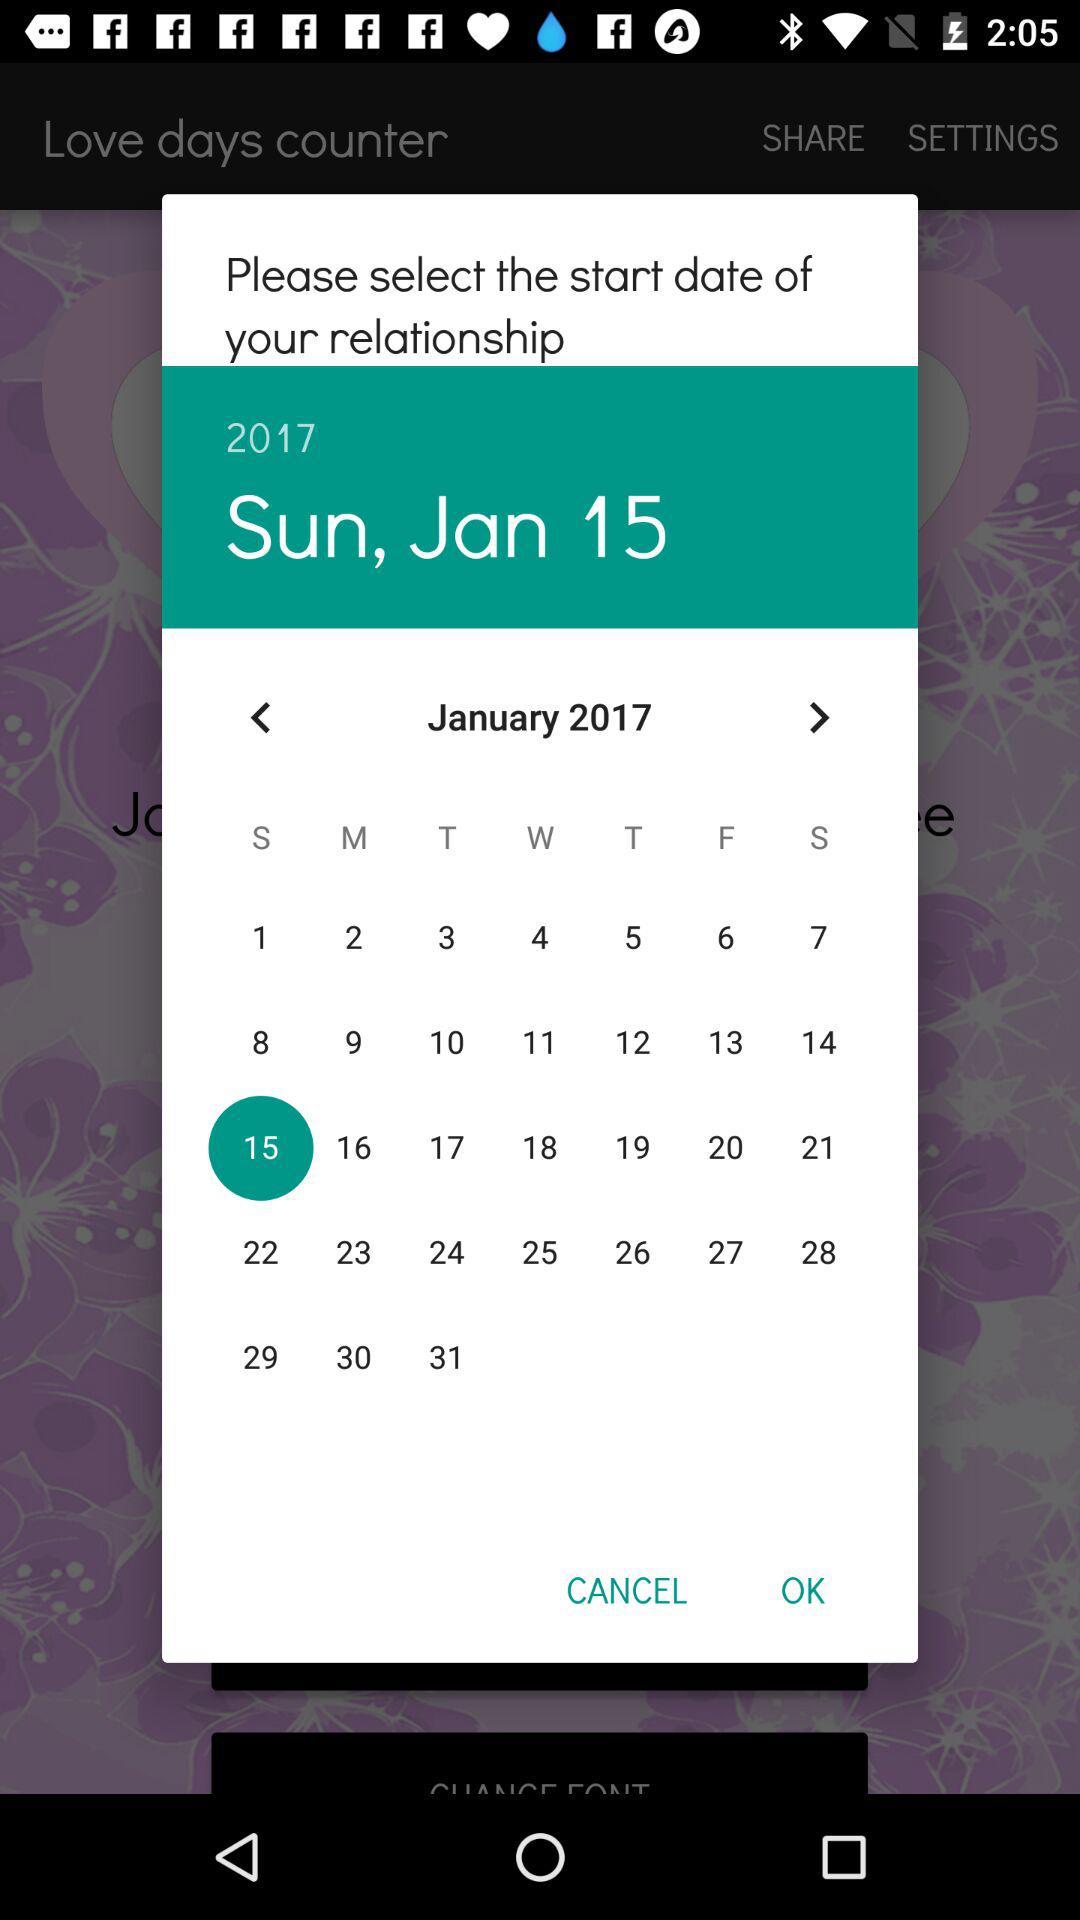 The width and height of the screenshot is (1080, 1920). I want to click on item below the sun, jan 15, so click(260, 717).